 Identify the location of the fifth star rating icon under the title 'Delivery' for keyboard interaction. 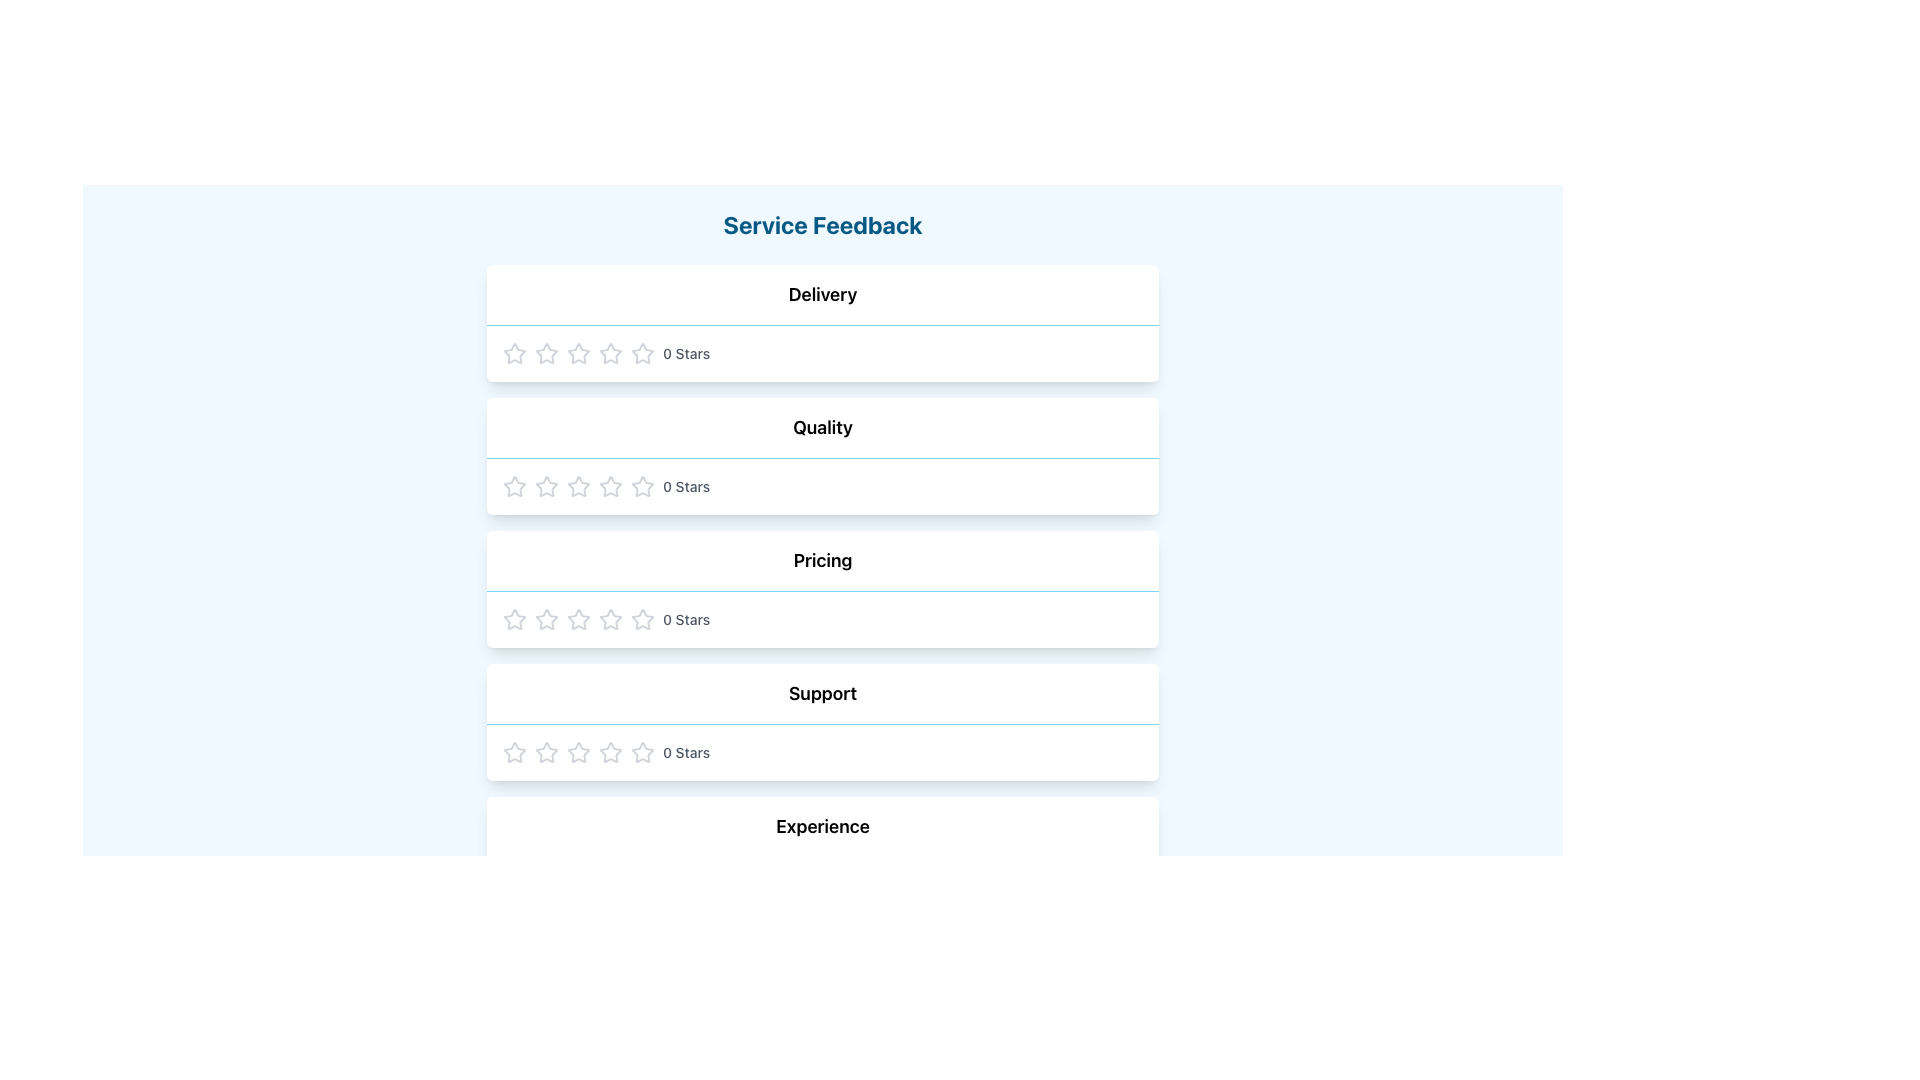
(609, 353).